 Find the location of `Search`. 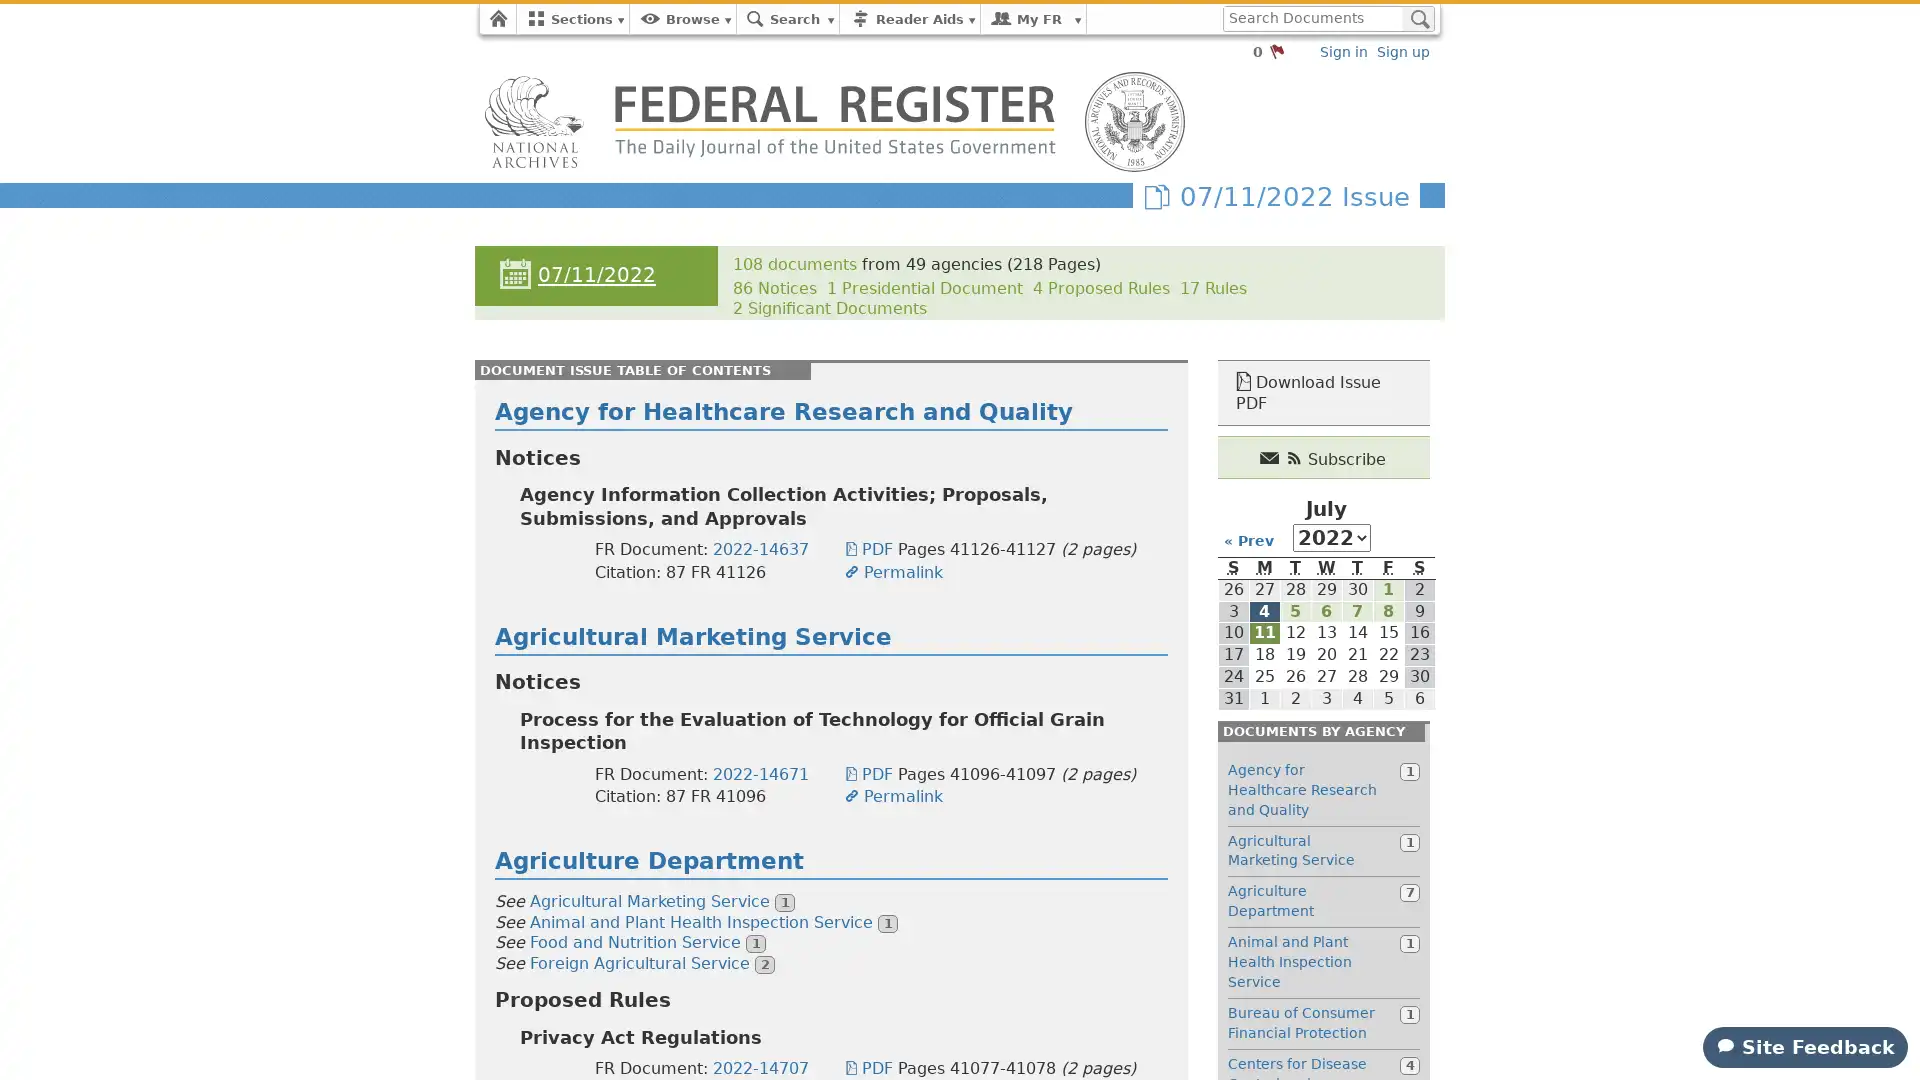

Search is located at coordinates (1417, 19).